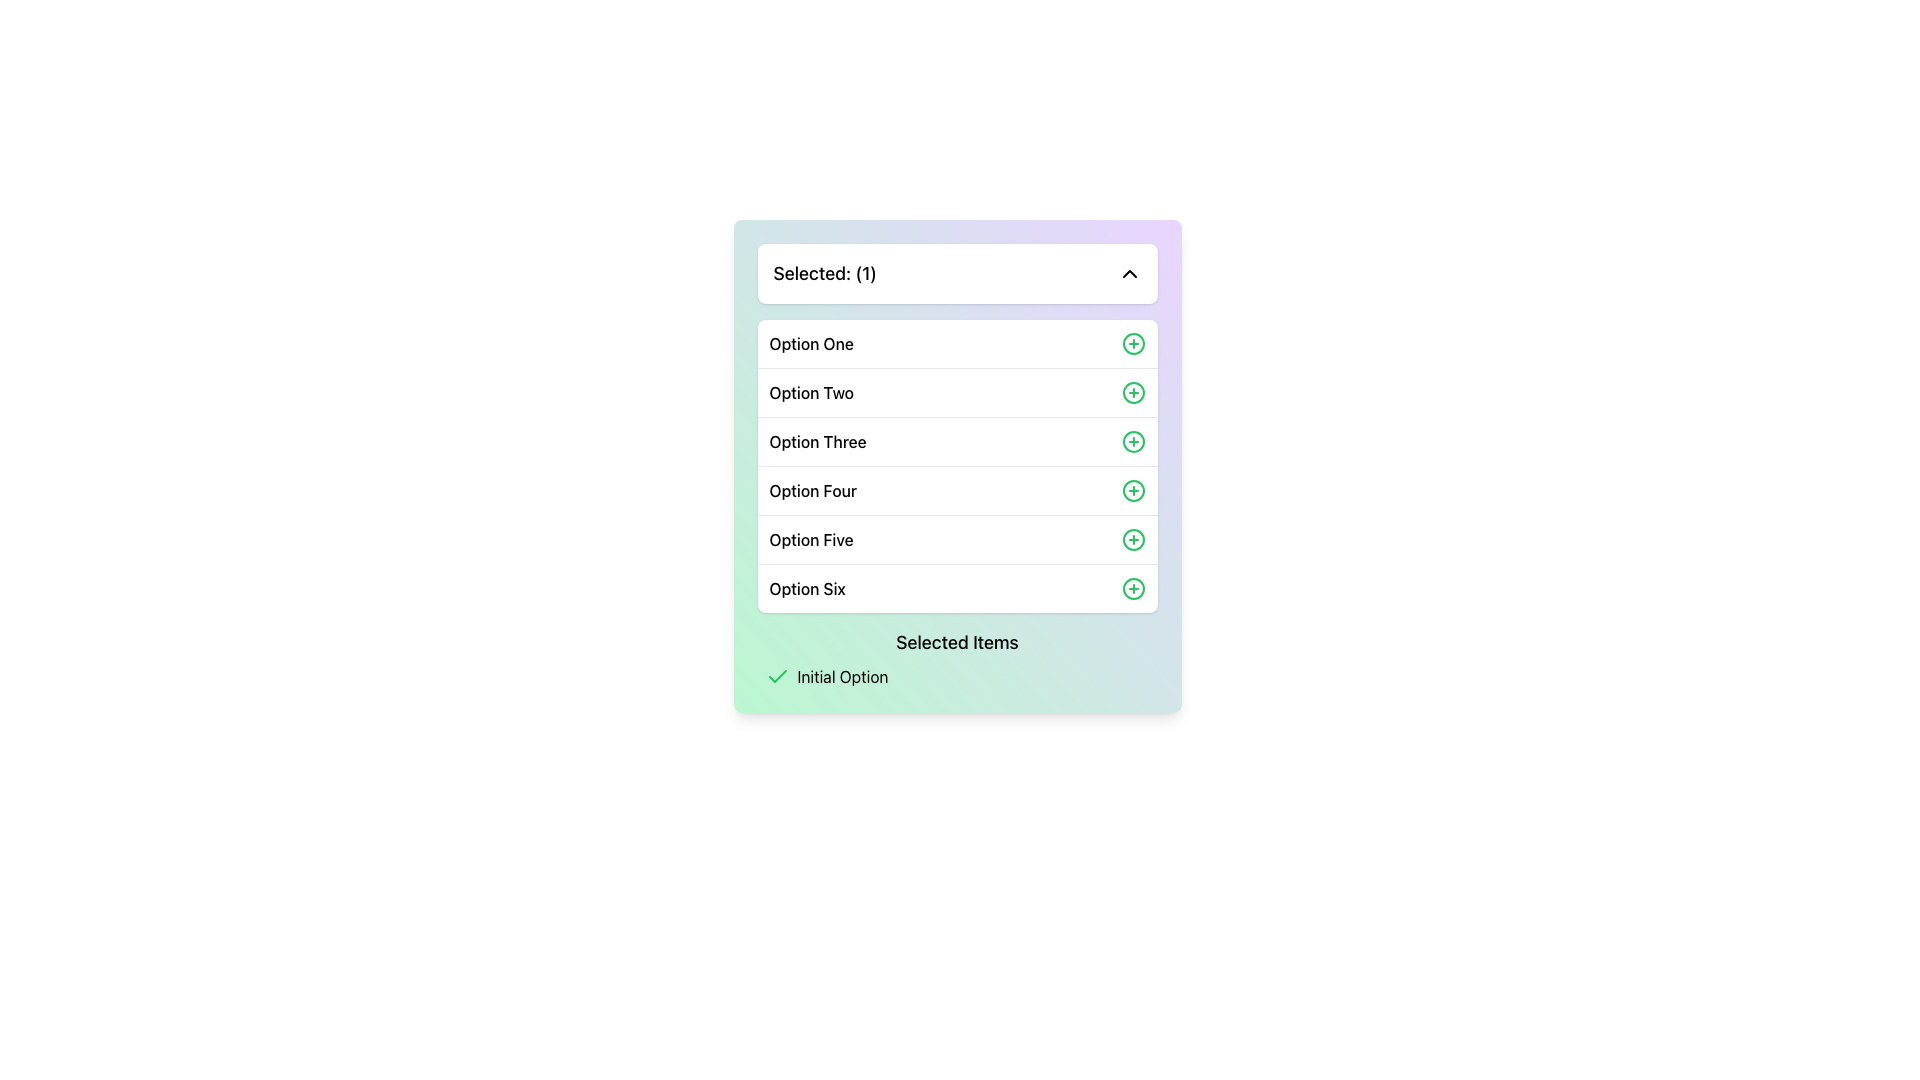  Describe the element at coordinates (811, 393) in the screenshot. I see `the text label 'Option Two' displayed in the selection list, which is the second item under the header 'Selected: (1)'` at that location.